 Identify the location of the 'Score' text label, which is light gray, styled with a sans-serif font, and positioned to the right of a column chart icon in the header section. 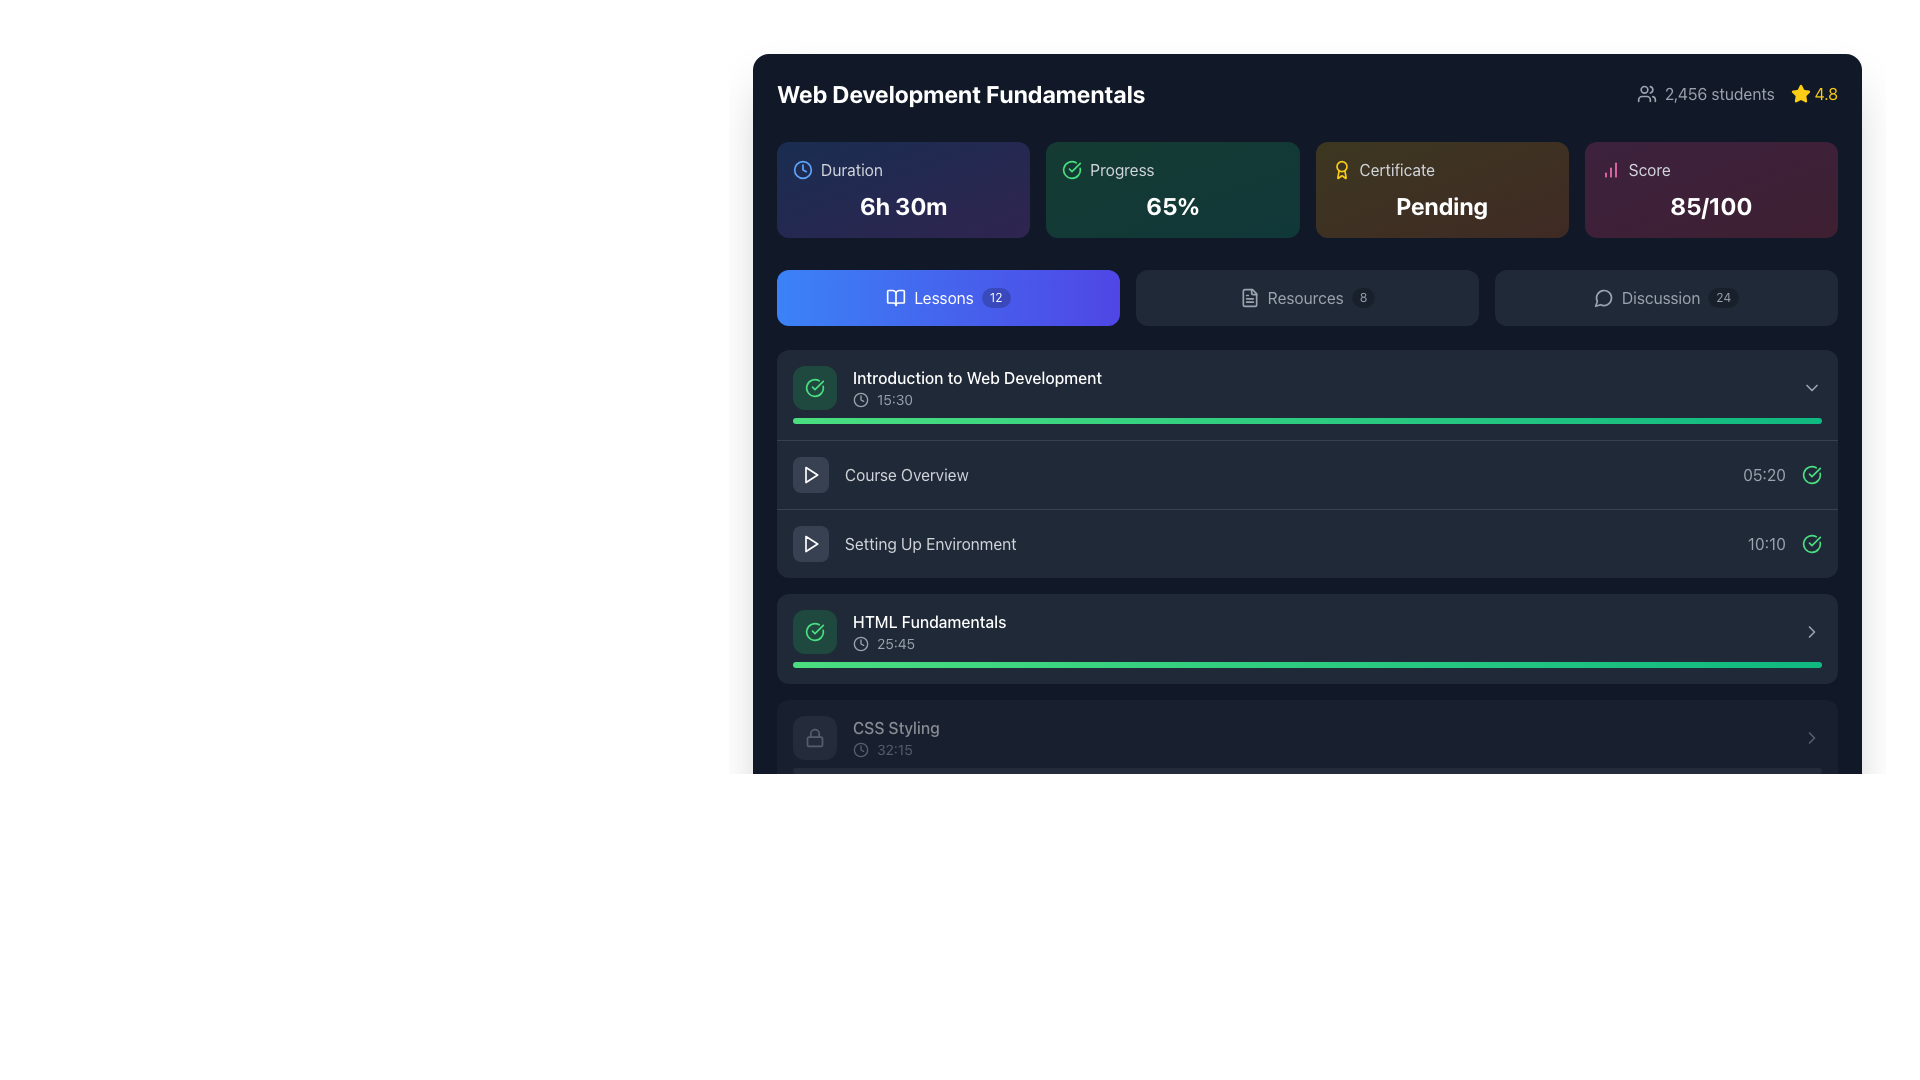
(1649, 168).